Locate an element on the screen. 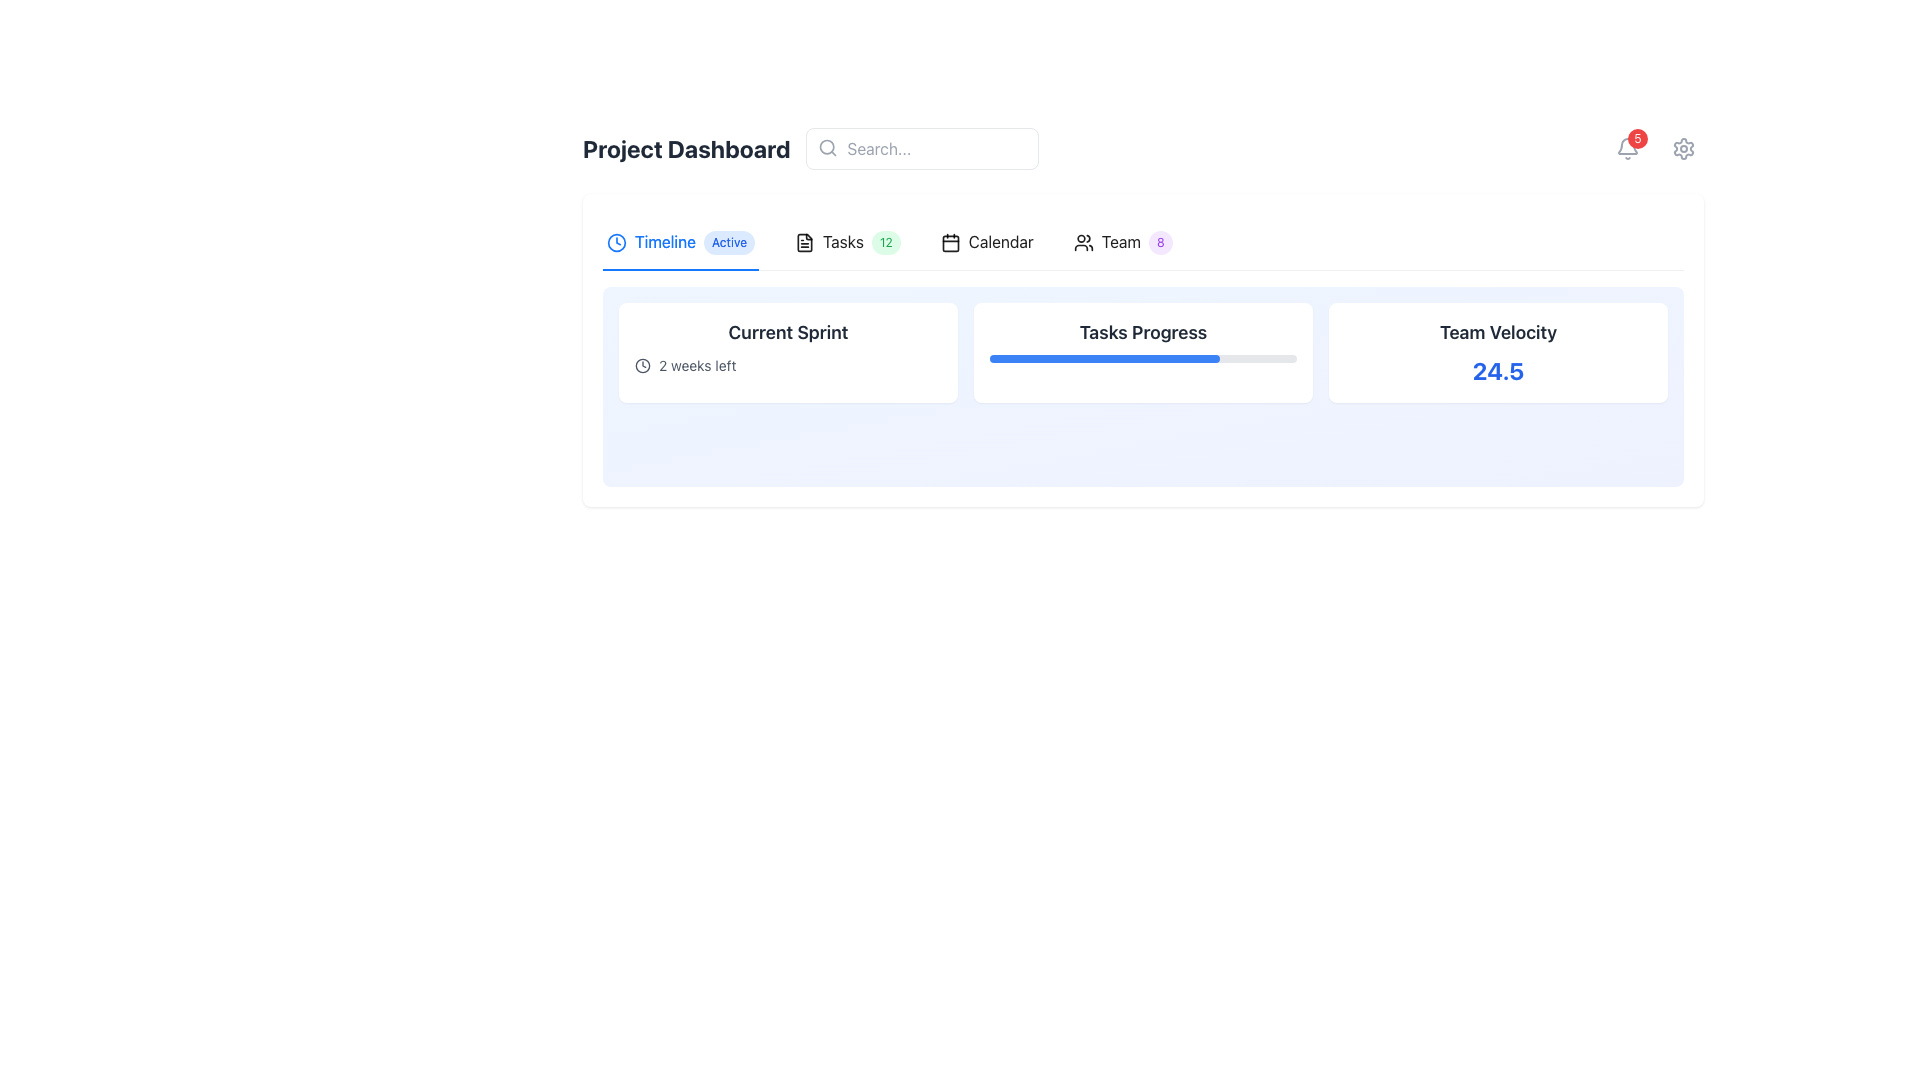  the Tablist navigation menu located below the 'Project Dashboard' header is located at coordinates (1143, 241).